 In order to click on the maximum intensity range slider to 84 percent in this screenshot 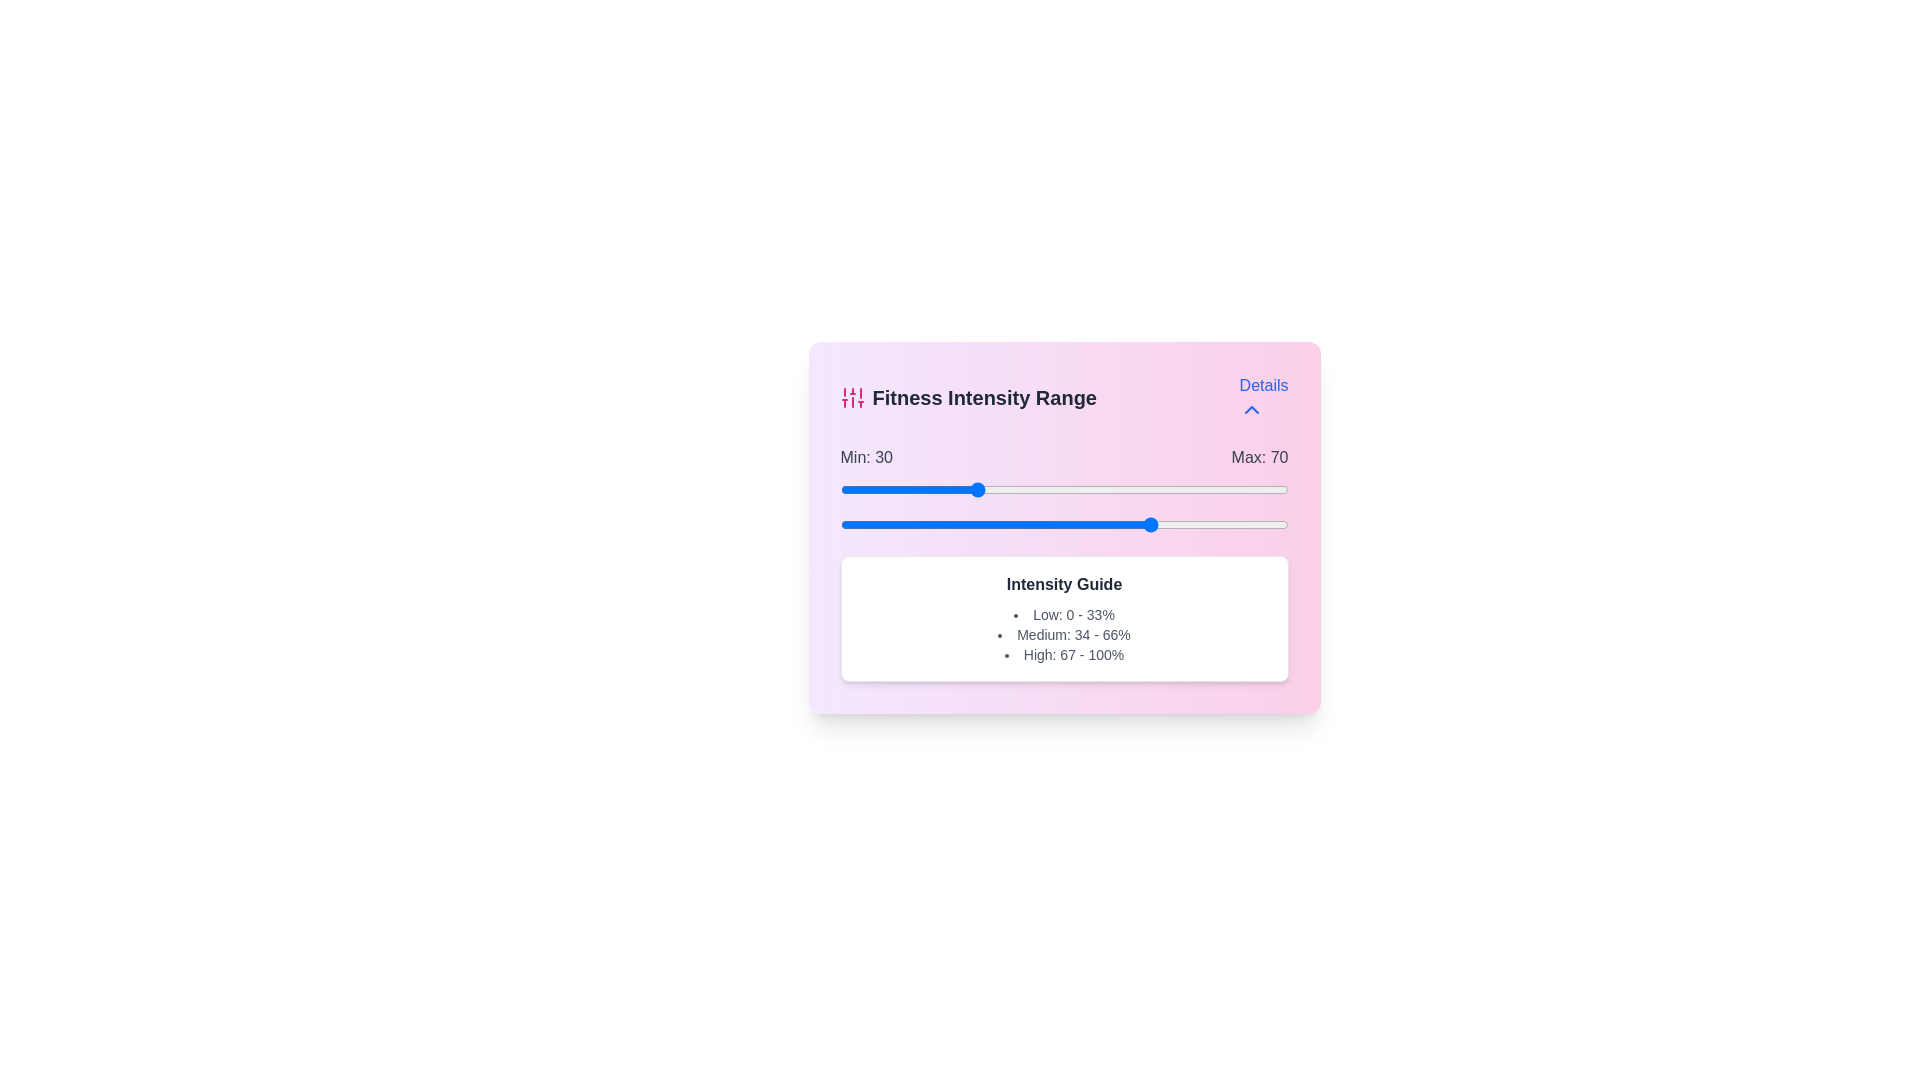, I will do `click(1215, 523)`.